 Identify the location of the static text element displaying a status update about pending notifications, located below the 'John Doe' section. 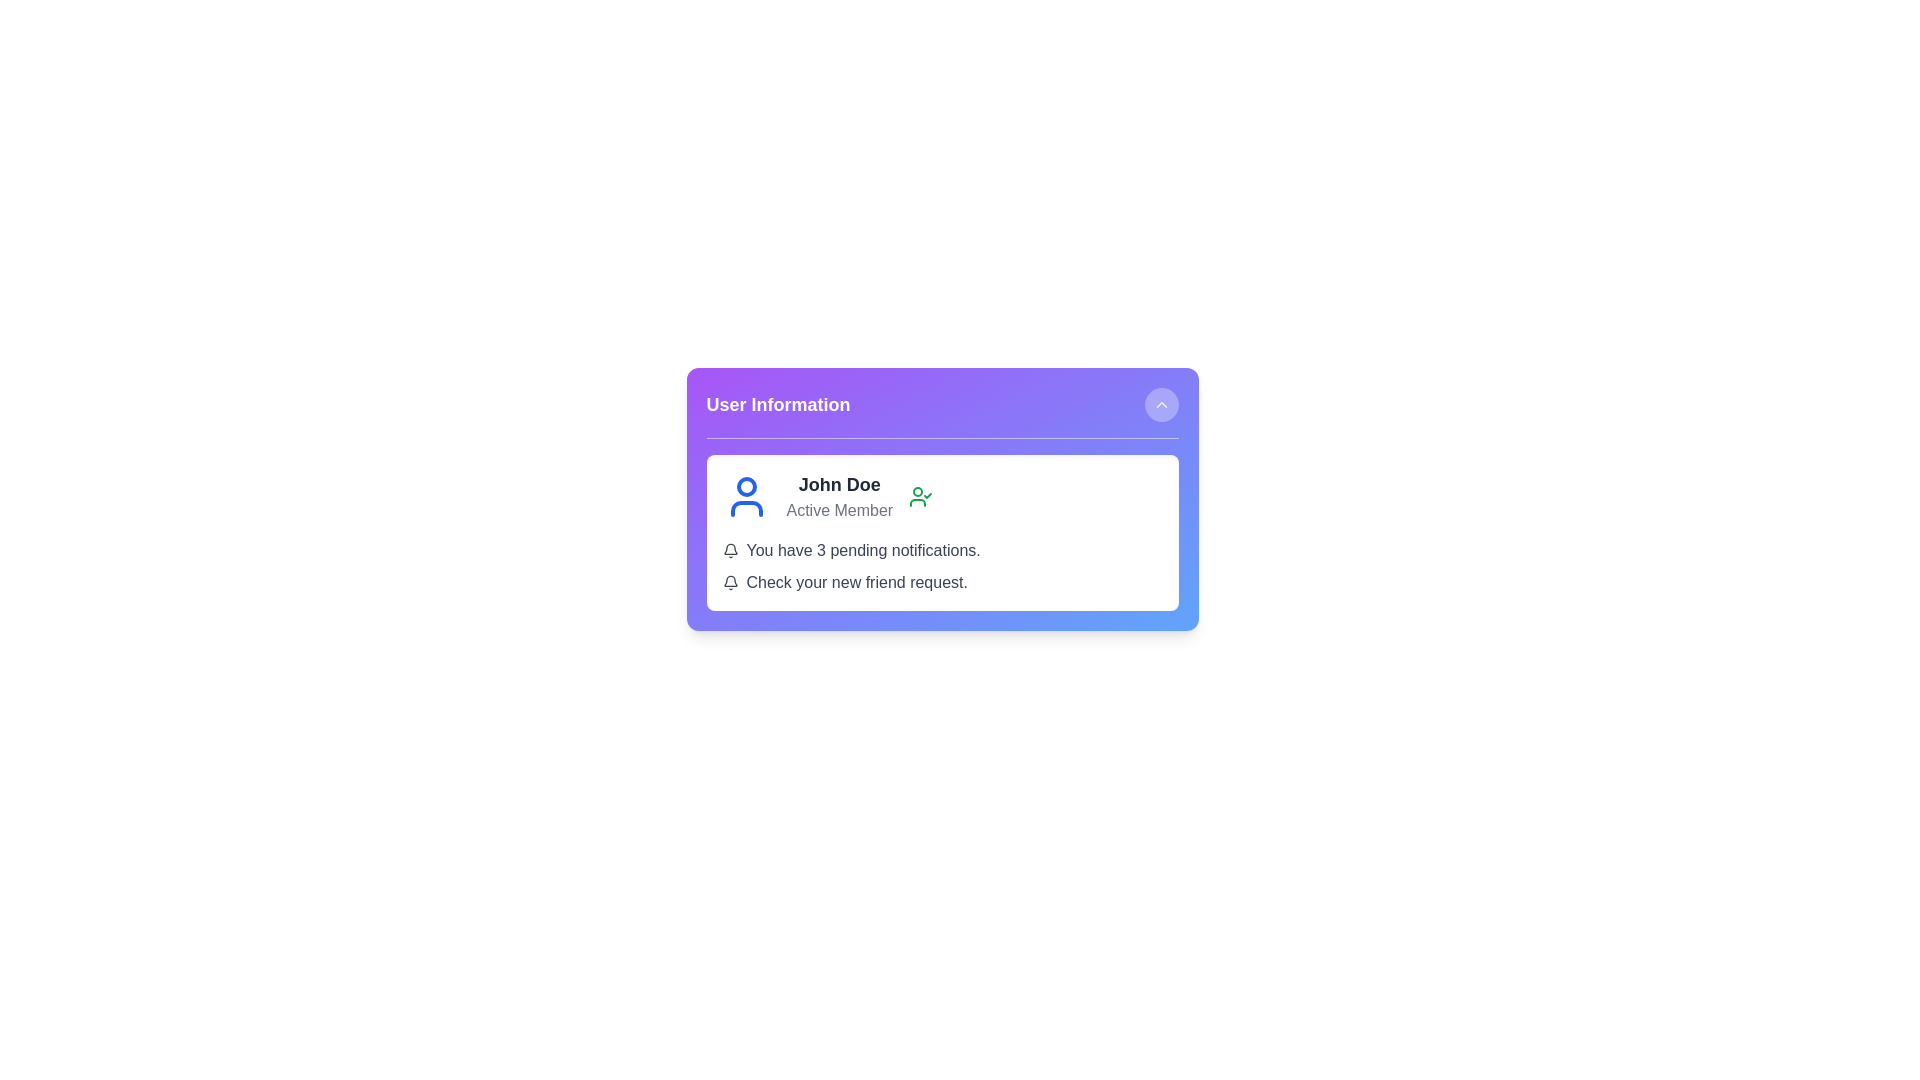
(941, 551).